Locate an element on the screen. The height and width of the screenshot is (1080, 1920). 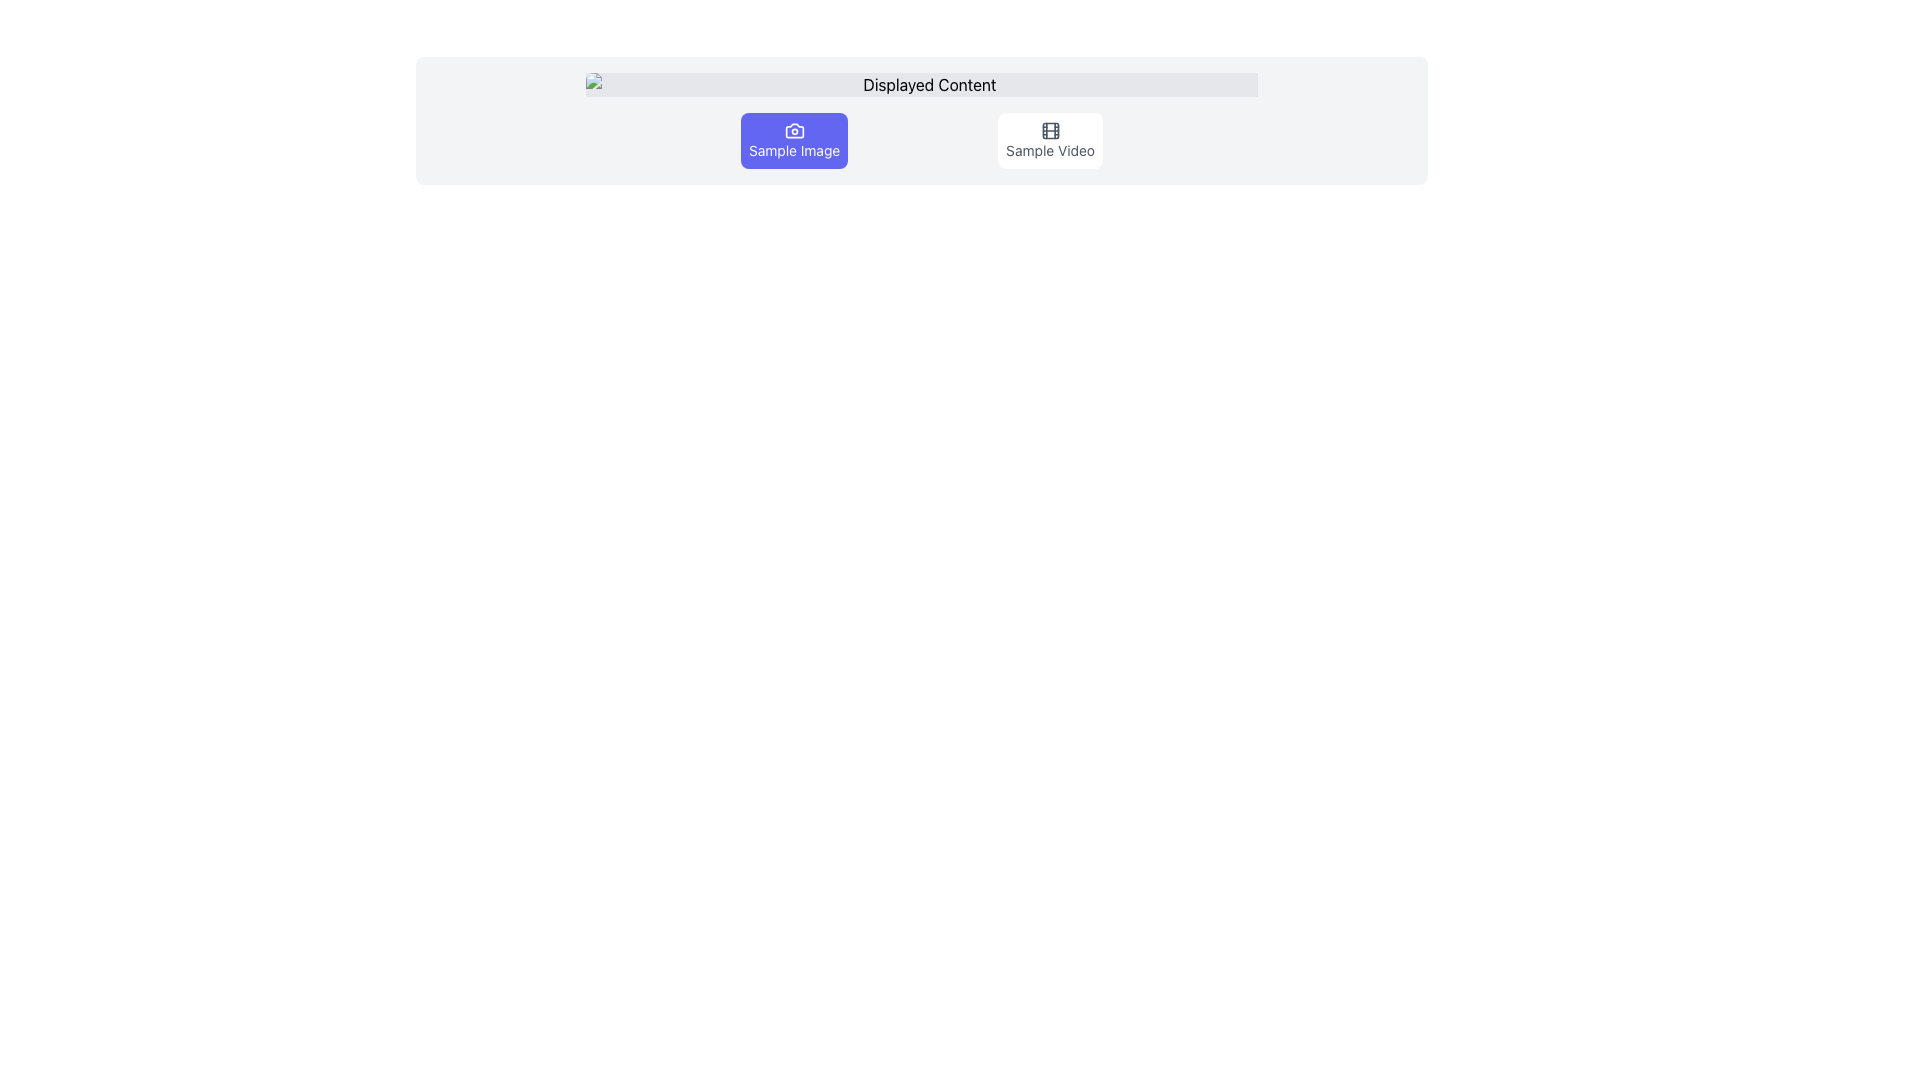
the second button labeled 'Sample Video' which has a white background and gray text, located to the right of the 'Sample Image' button, to activate hover effects is located at coordinates (1049, 140).